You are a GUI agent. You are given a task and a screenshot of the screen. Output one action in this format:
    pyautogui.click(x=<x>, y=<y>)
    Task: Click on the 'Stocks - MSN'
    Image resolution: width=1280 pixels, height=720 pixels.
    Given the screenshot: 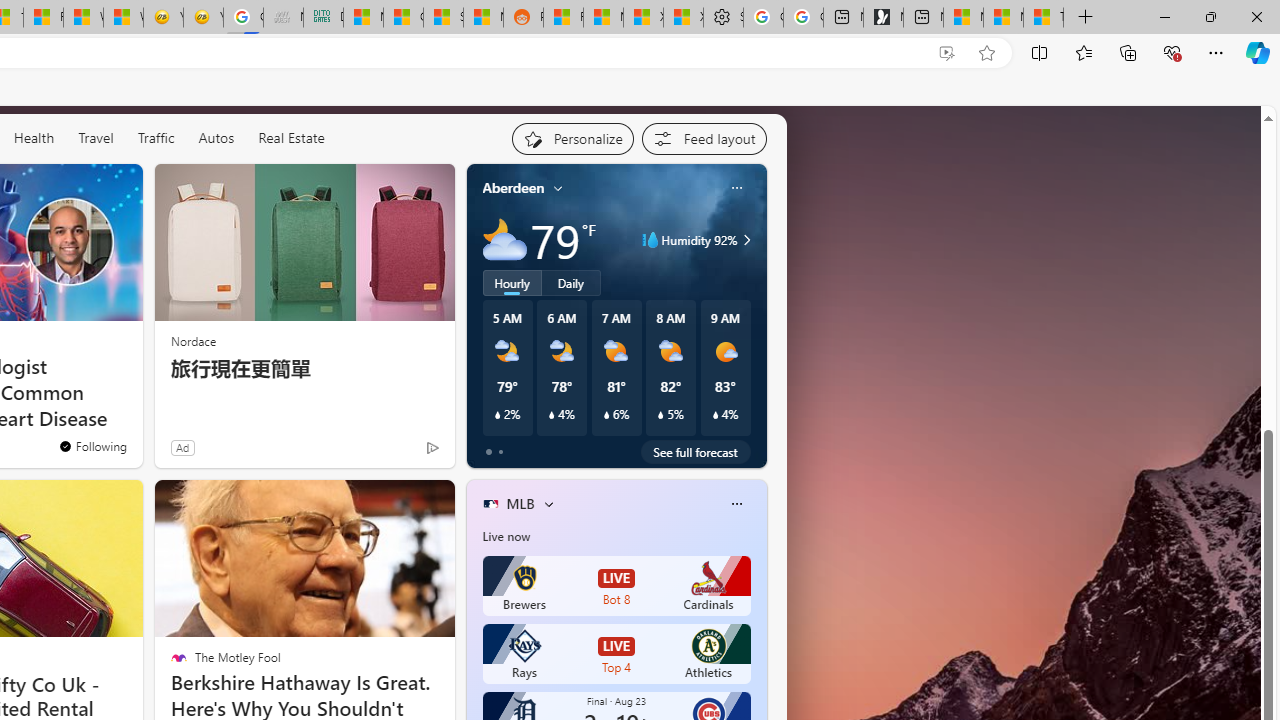 What is the action you would take?
    pyautogui.click(x=442, y=17)
    